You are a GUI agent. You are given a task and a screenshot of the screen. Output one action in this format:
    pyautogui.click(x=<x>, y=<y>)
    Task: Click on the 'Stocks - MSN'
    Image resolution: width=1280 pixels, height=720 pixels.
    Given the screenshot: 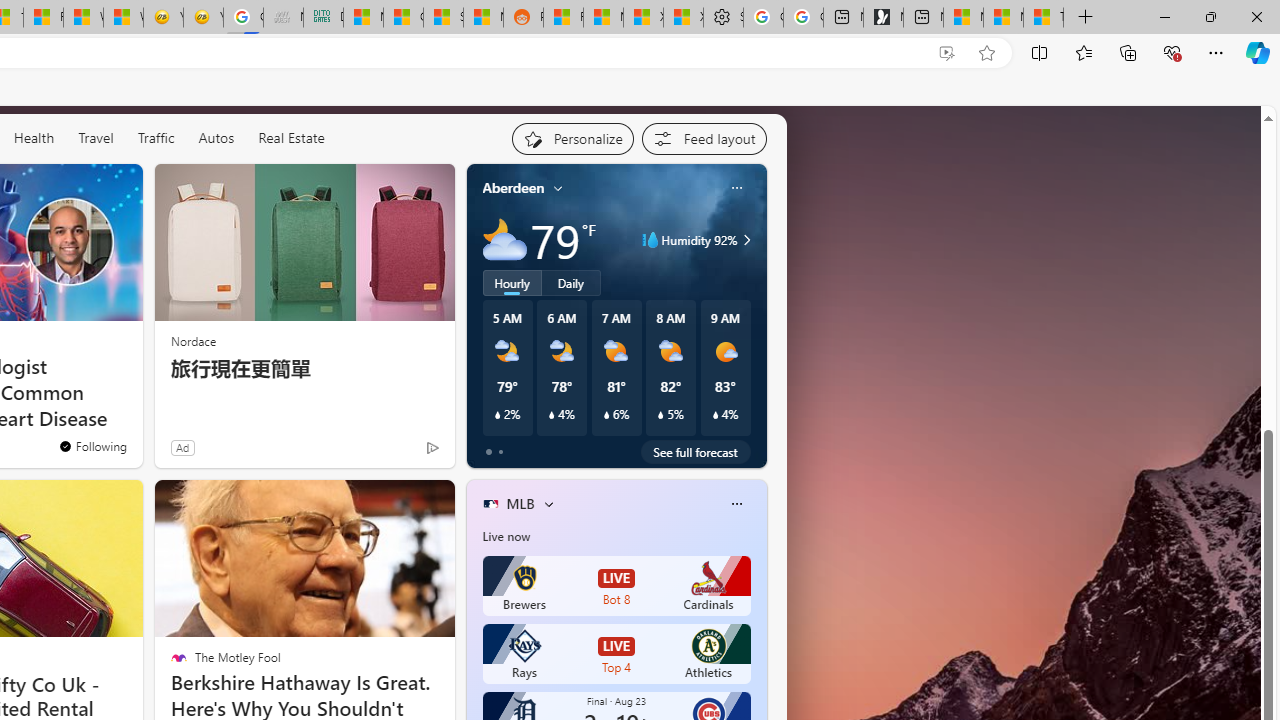 What is the action you would take?
    pyautogui.click(x=442, y=17)
    